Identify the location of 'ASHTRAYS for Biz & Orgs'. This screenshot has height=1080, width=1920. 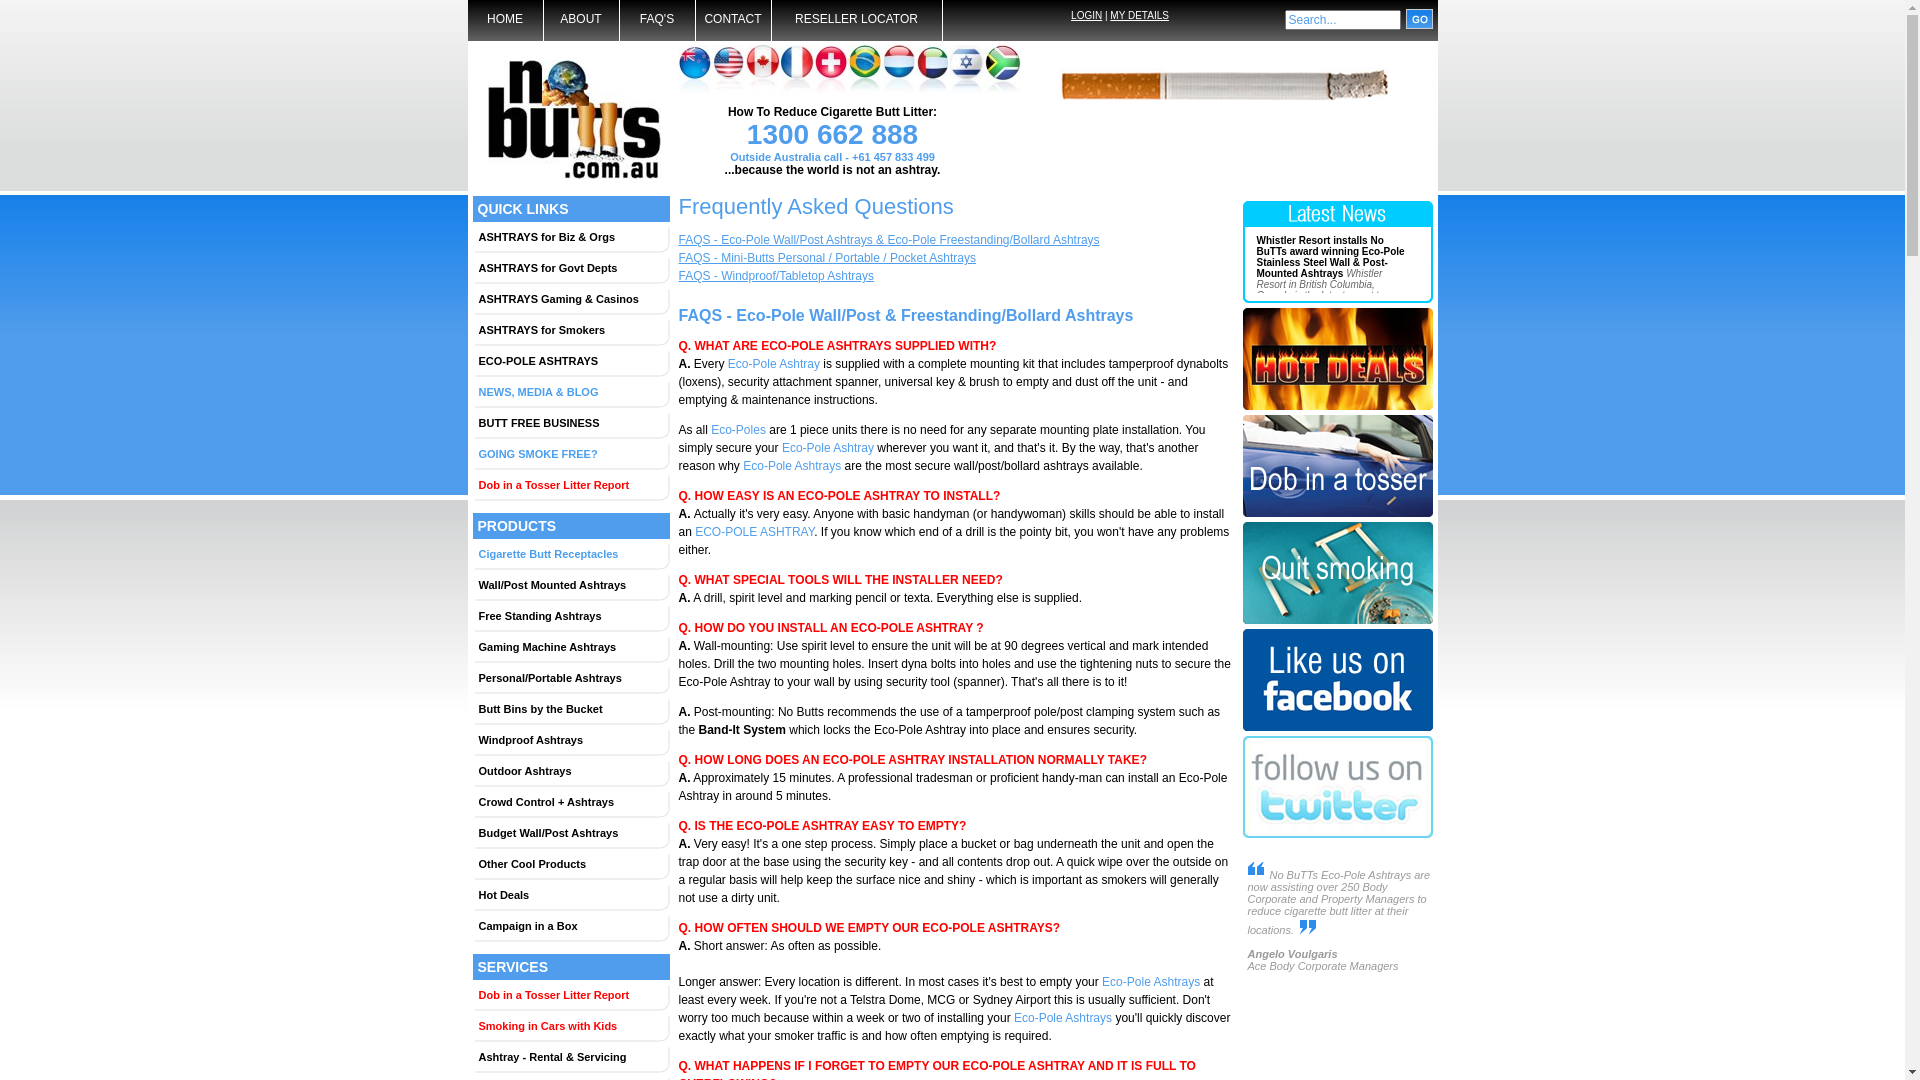
(570, 235).